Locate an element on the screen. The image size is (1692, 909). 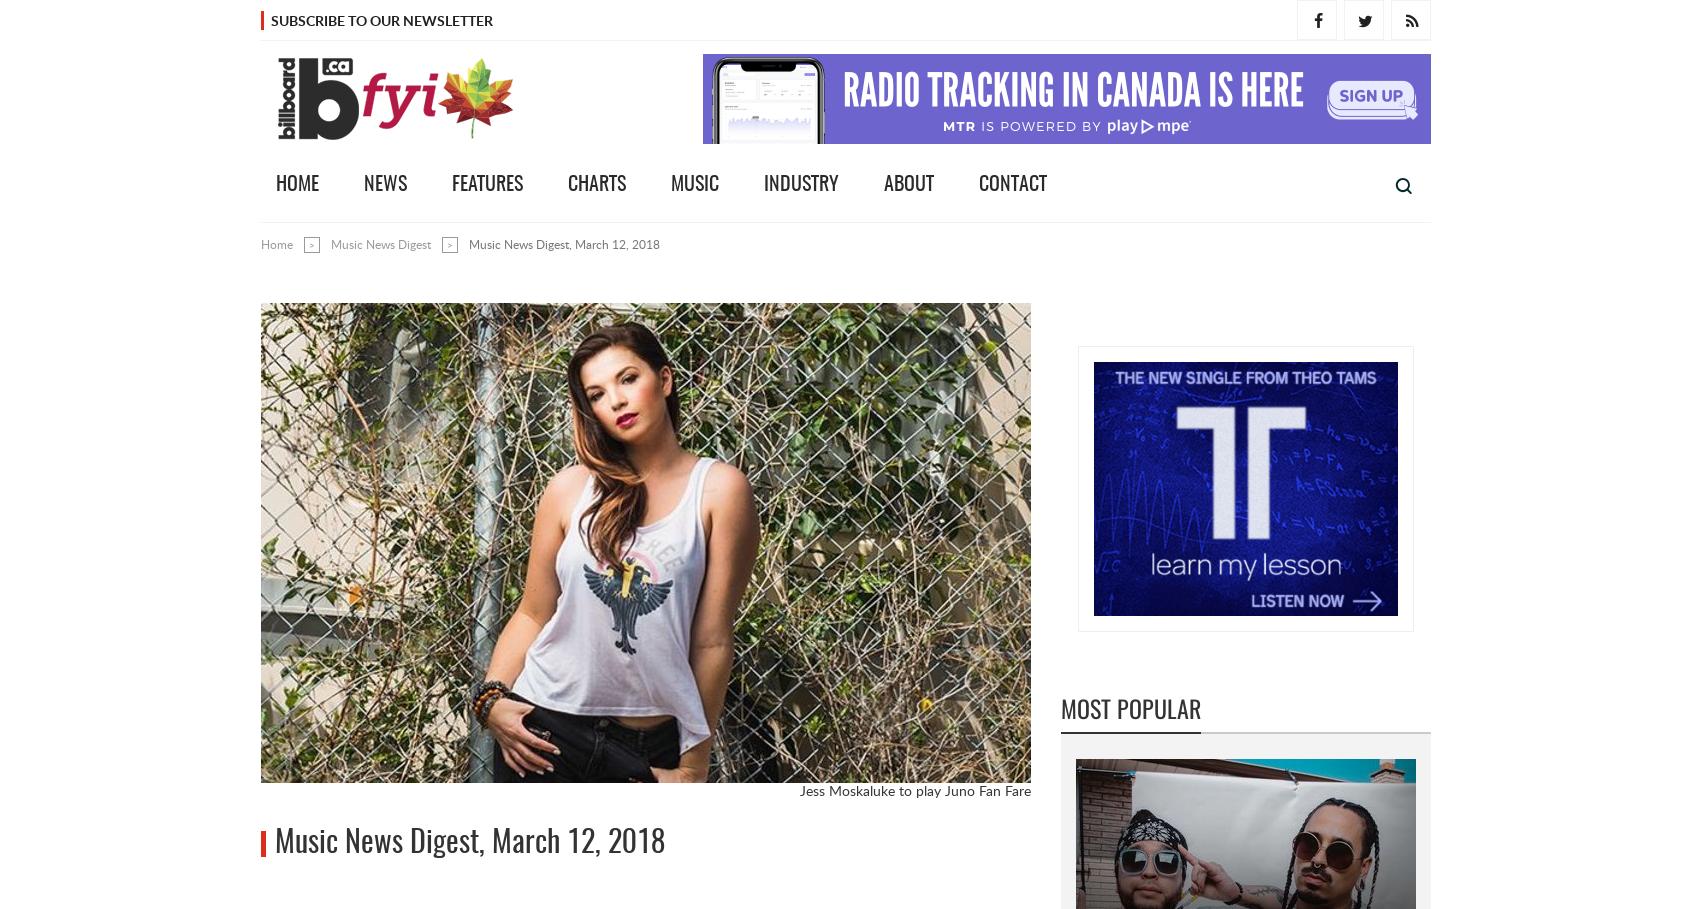
'all categories' is located at coordinates (1250, 186).